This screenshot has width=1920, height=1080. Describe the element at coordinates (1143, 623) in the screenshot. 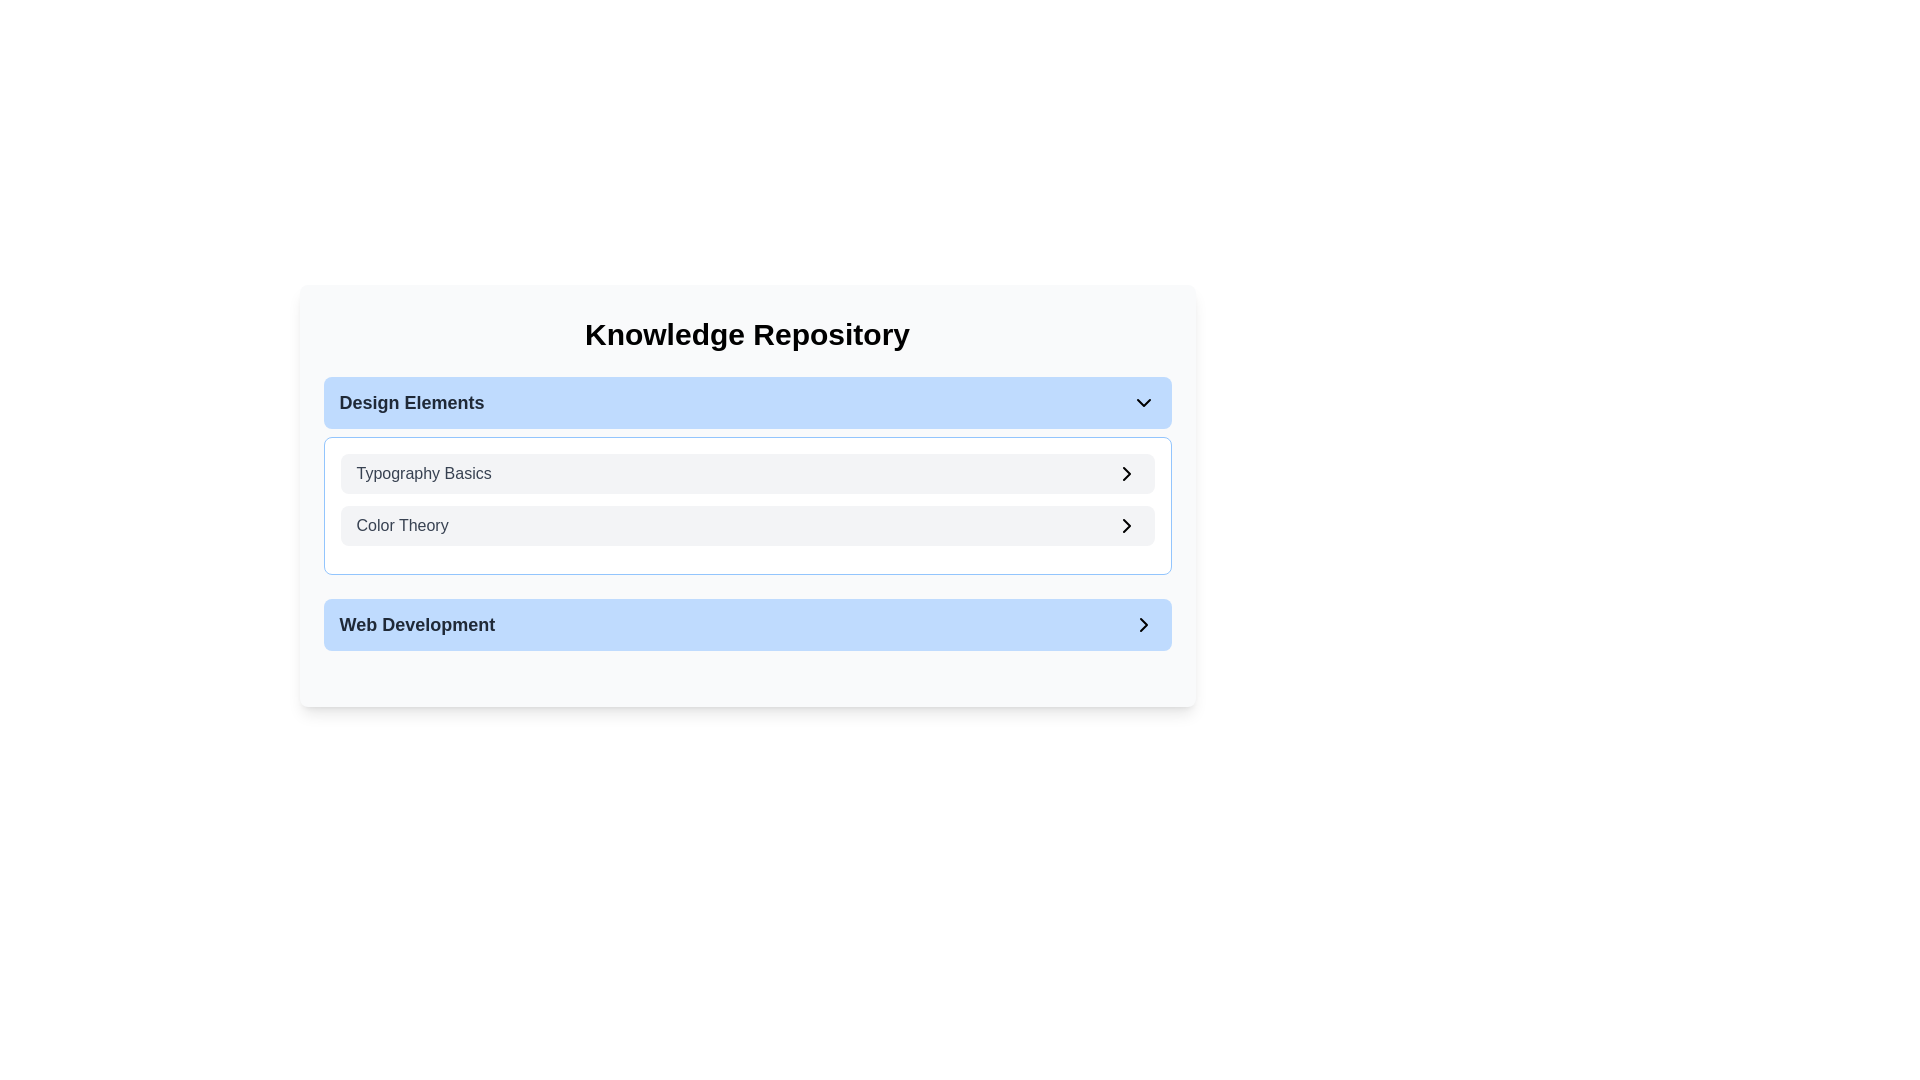

I see `the chevron icon located at the bottom of the 'Web Development' button to potentially reveal a tooltip` at that location.